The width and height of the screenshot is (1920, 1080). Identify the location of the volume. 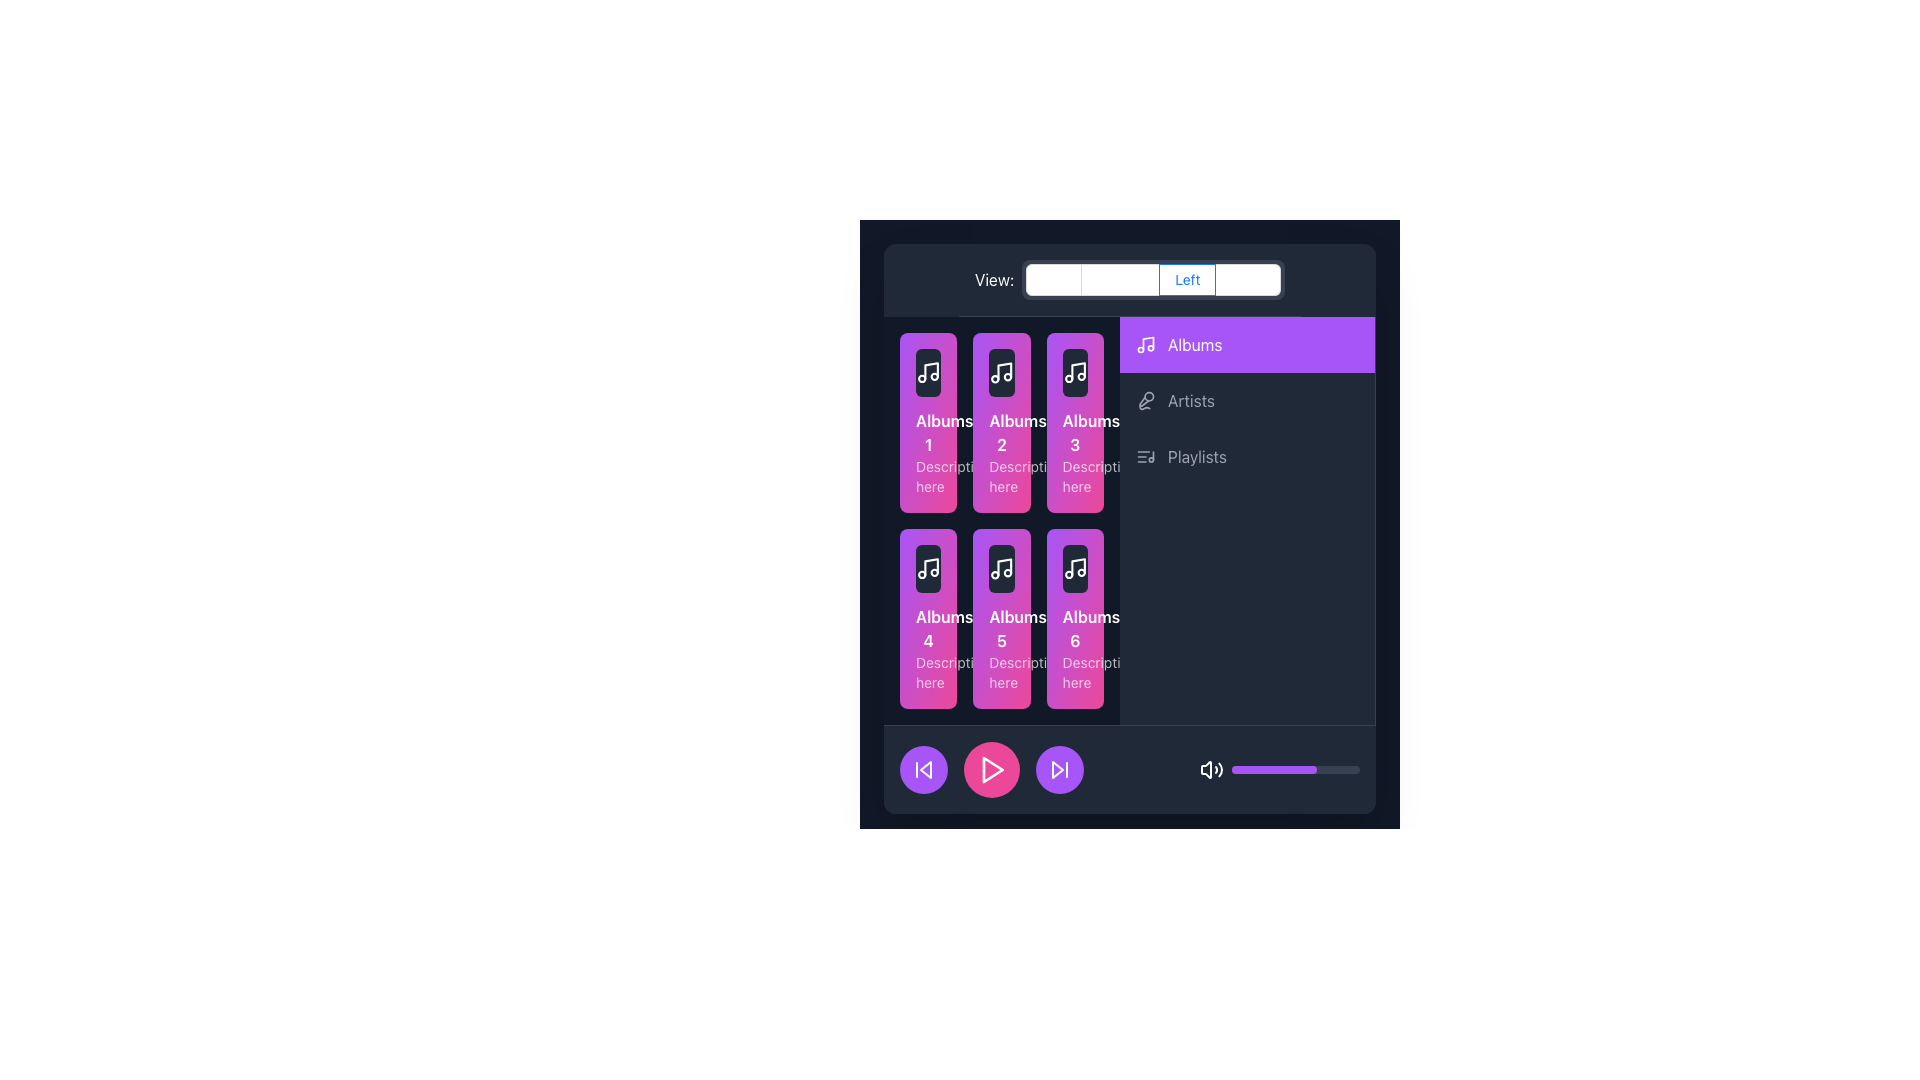
(1263, 769).